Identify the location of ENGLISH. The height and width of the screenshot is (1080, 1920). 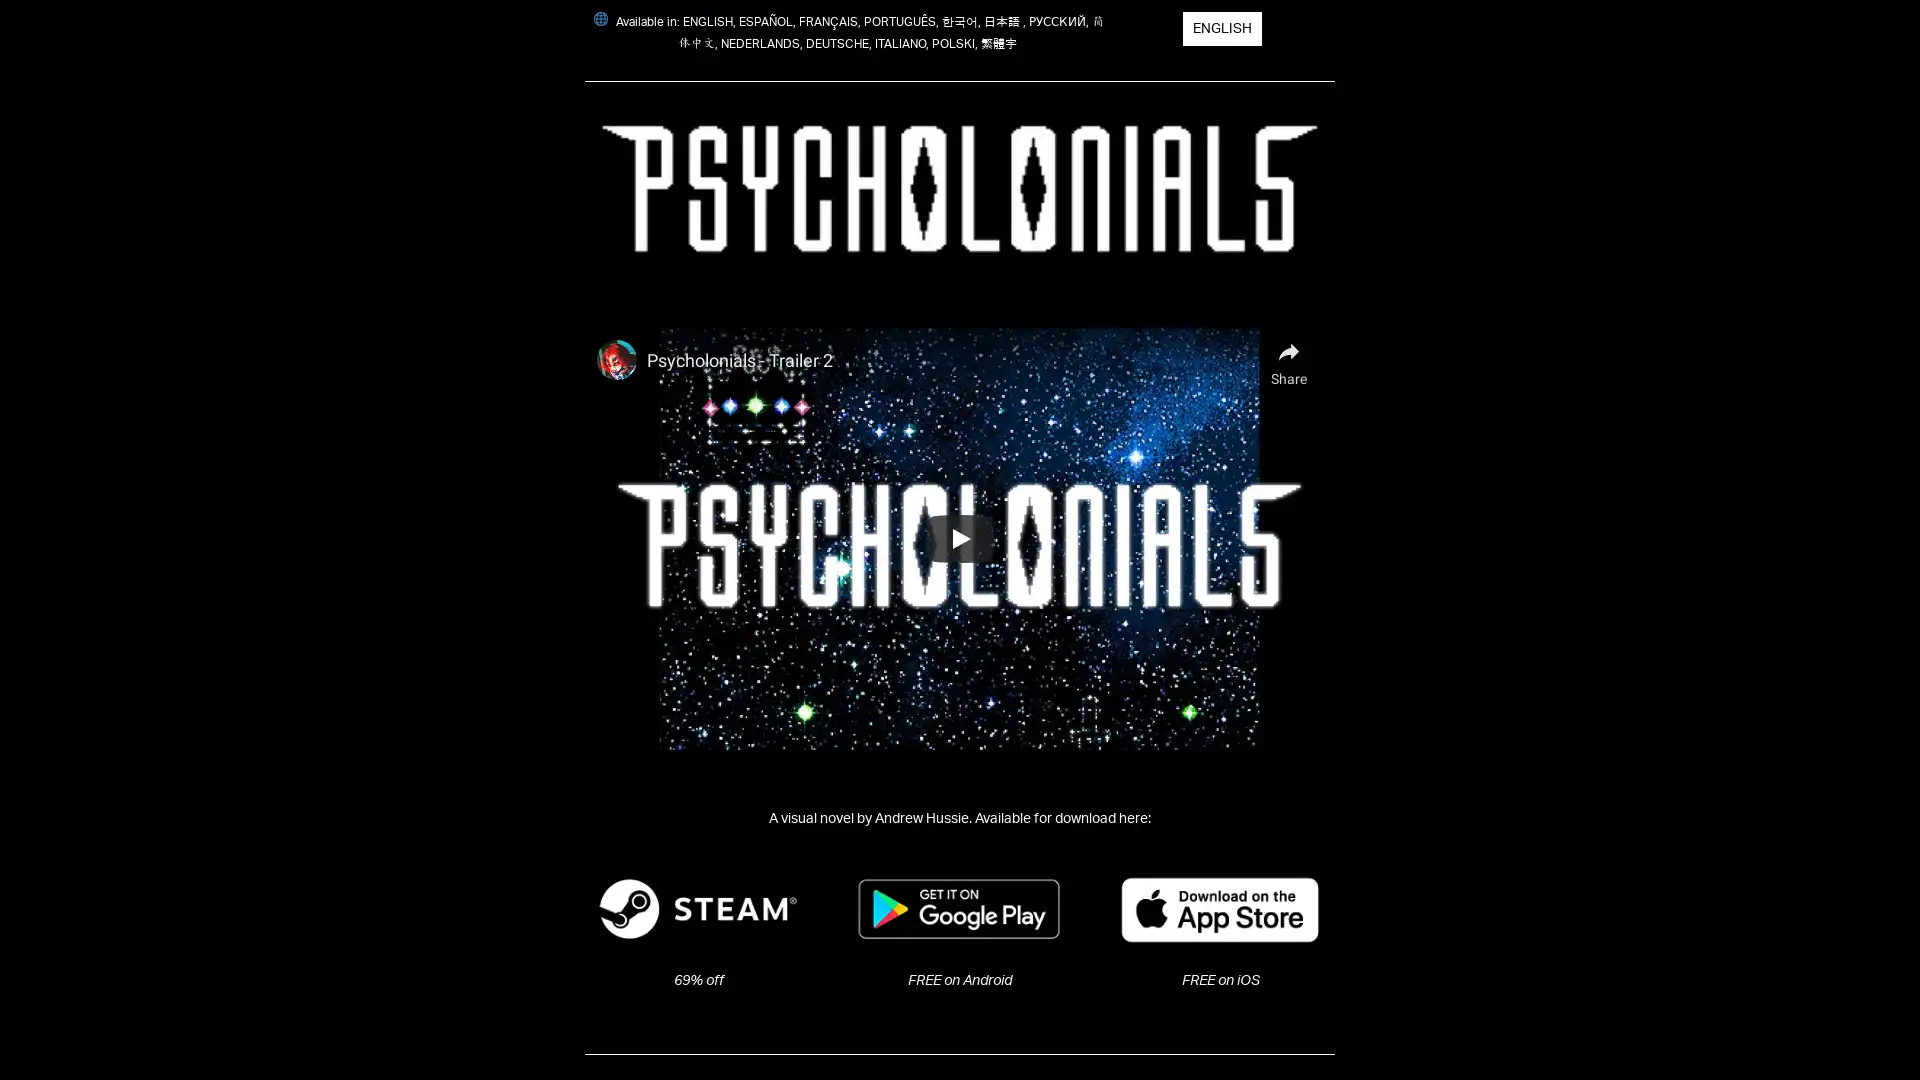
(1221, 27).